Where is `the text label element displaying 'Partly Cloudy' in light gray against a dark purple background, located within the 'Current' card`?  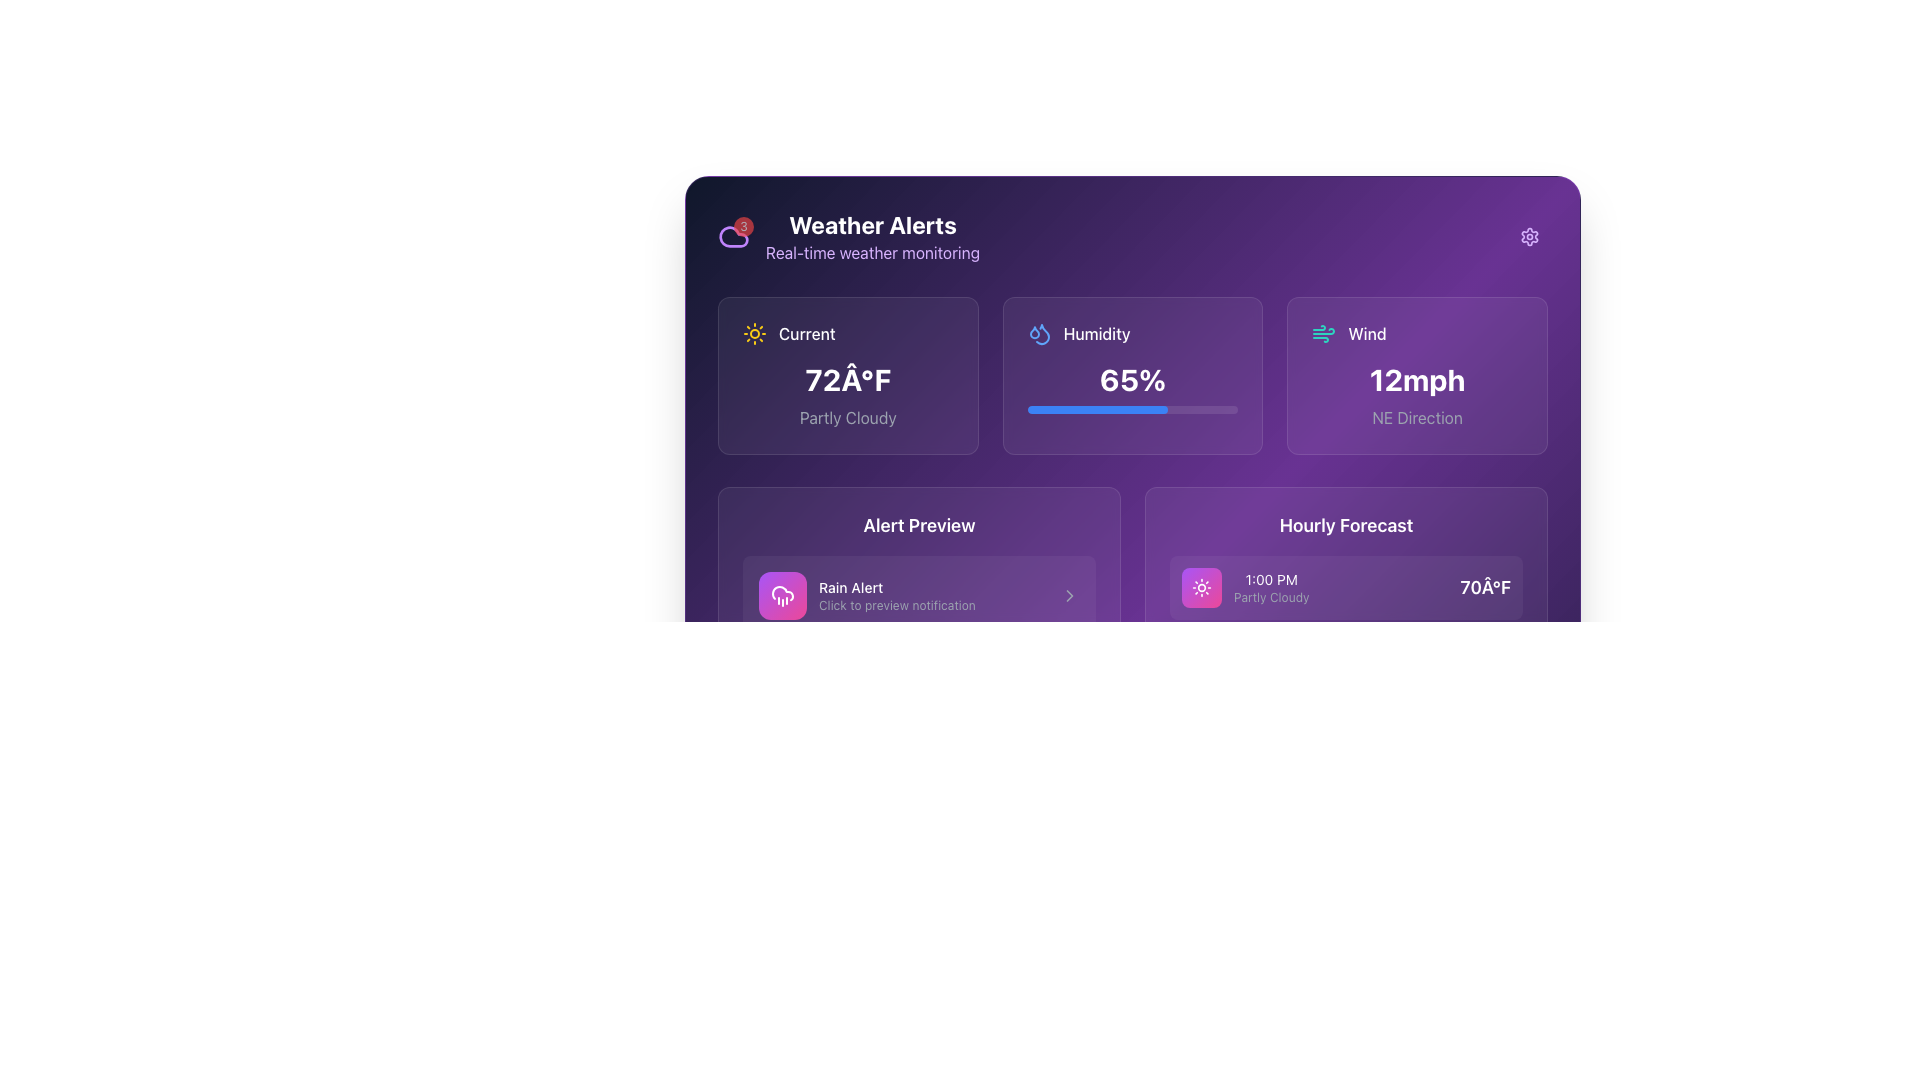 the text label element displaying 'Partly Cloudy' in light gray against a dark purple background, located within the 'Current' card is located at coordinates (848, 416).